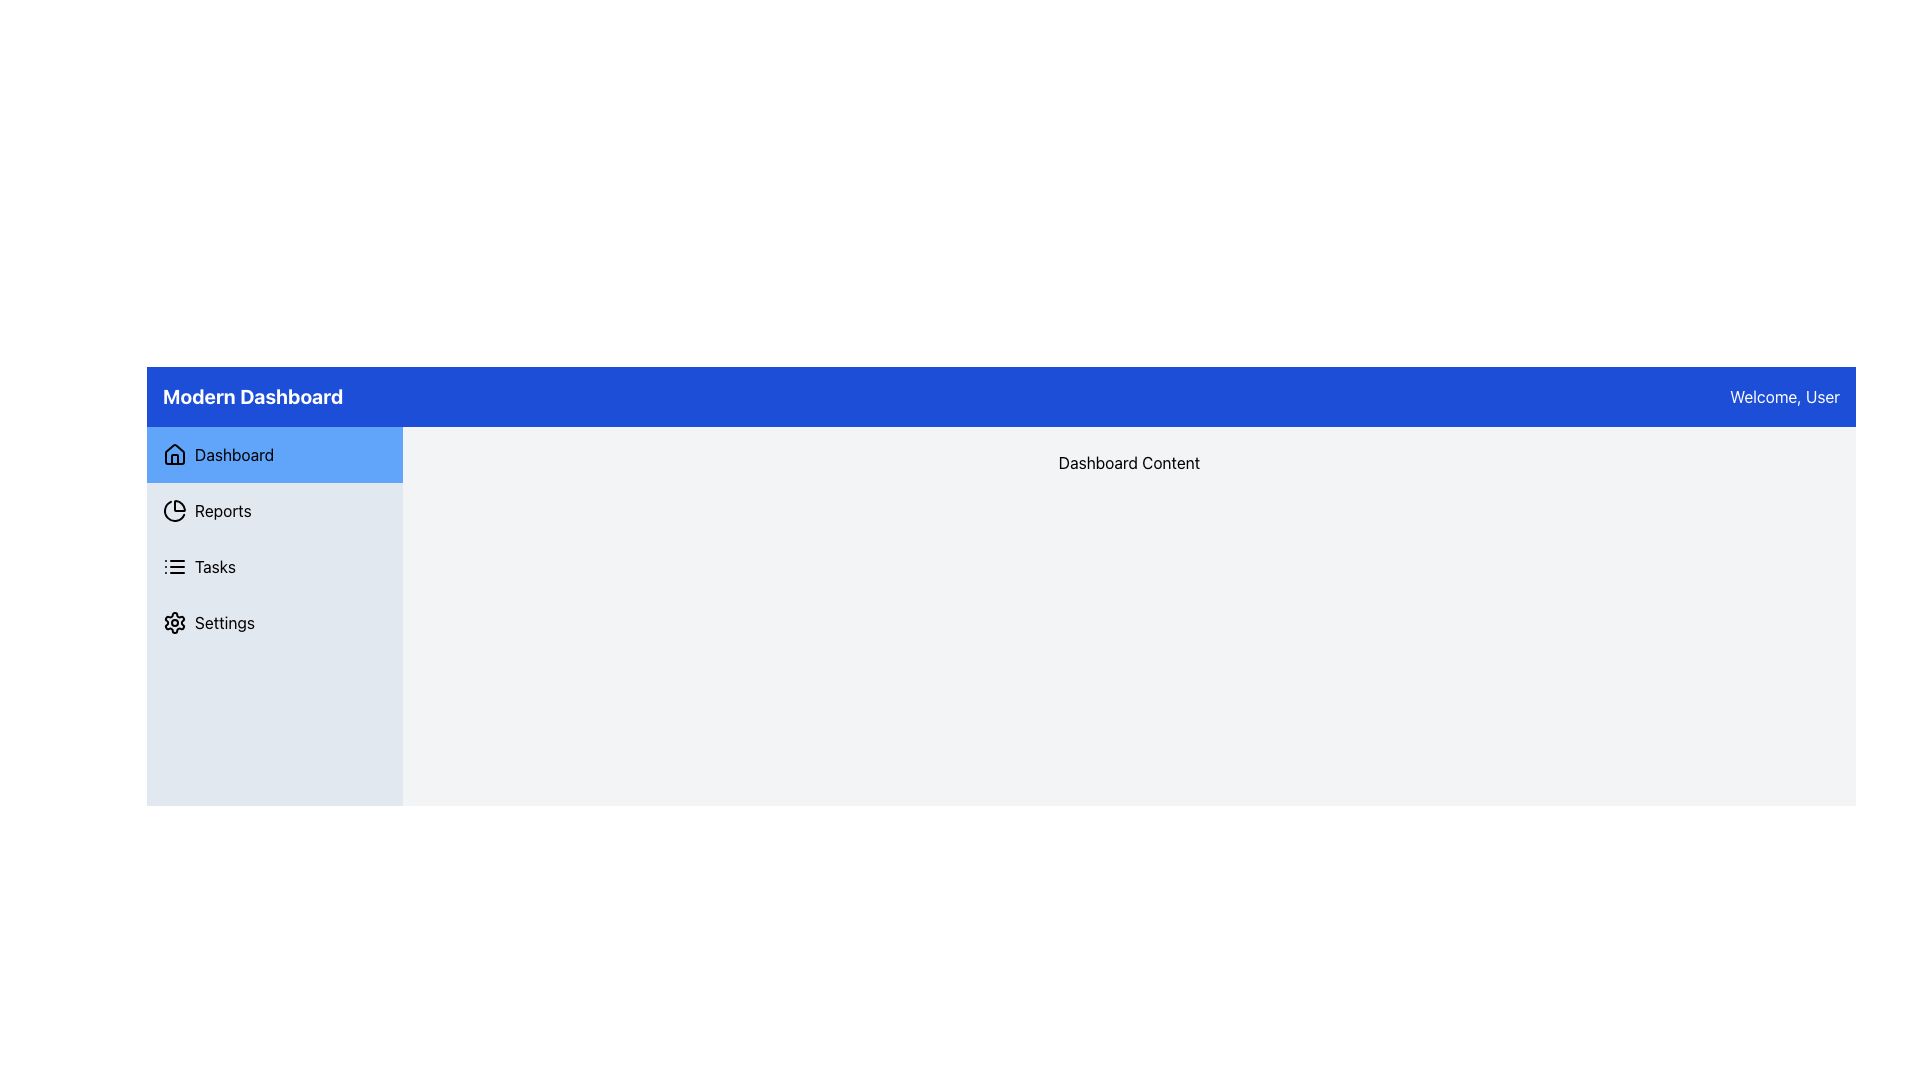  I want to click on the blue 'Dashboard' button located at the top of the vertical stack of buttons on the left sidebar, so click(273, 455).